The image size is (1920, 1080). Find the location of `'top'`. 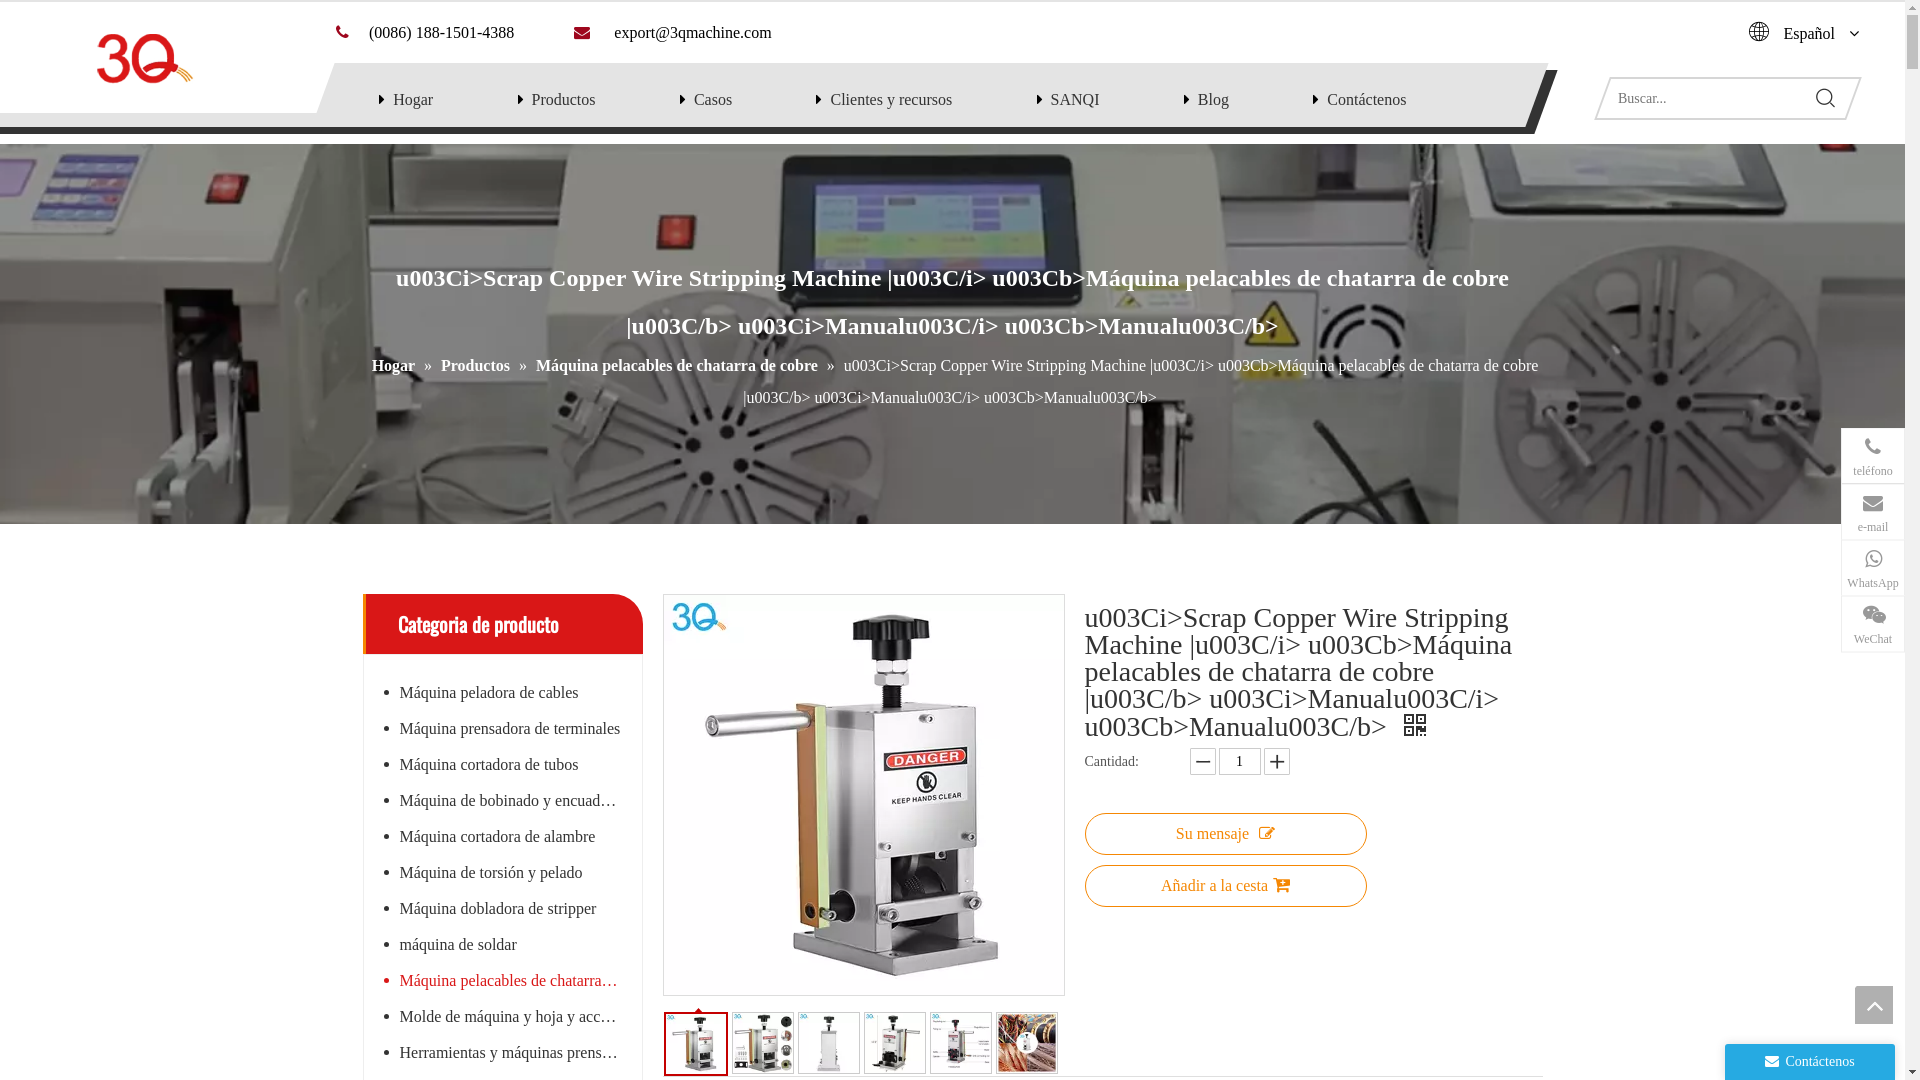

'top' is located at coordinates (1872, 1005).